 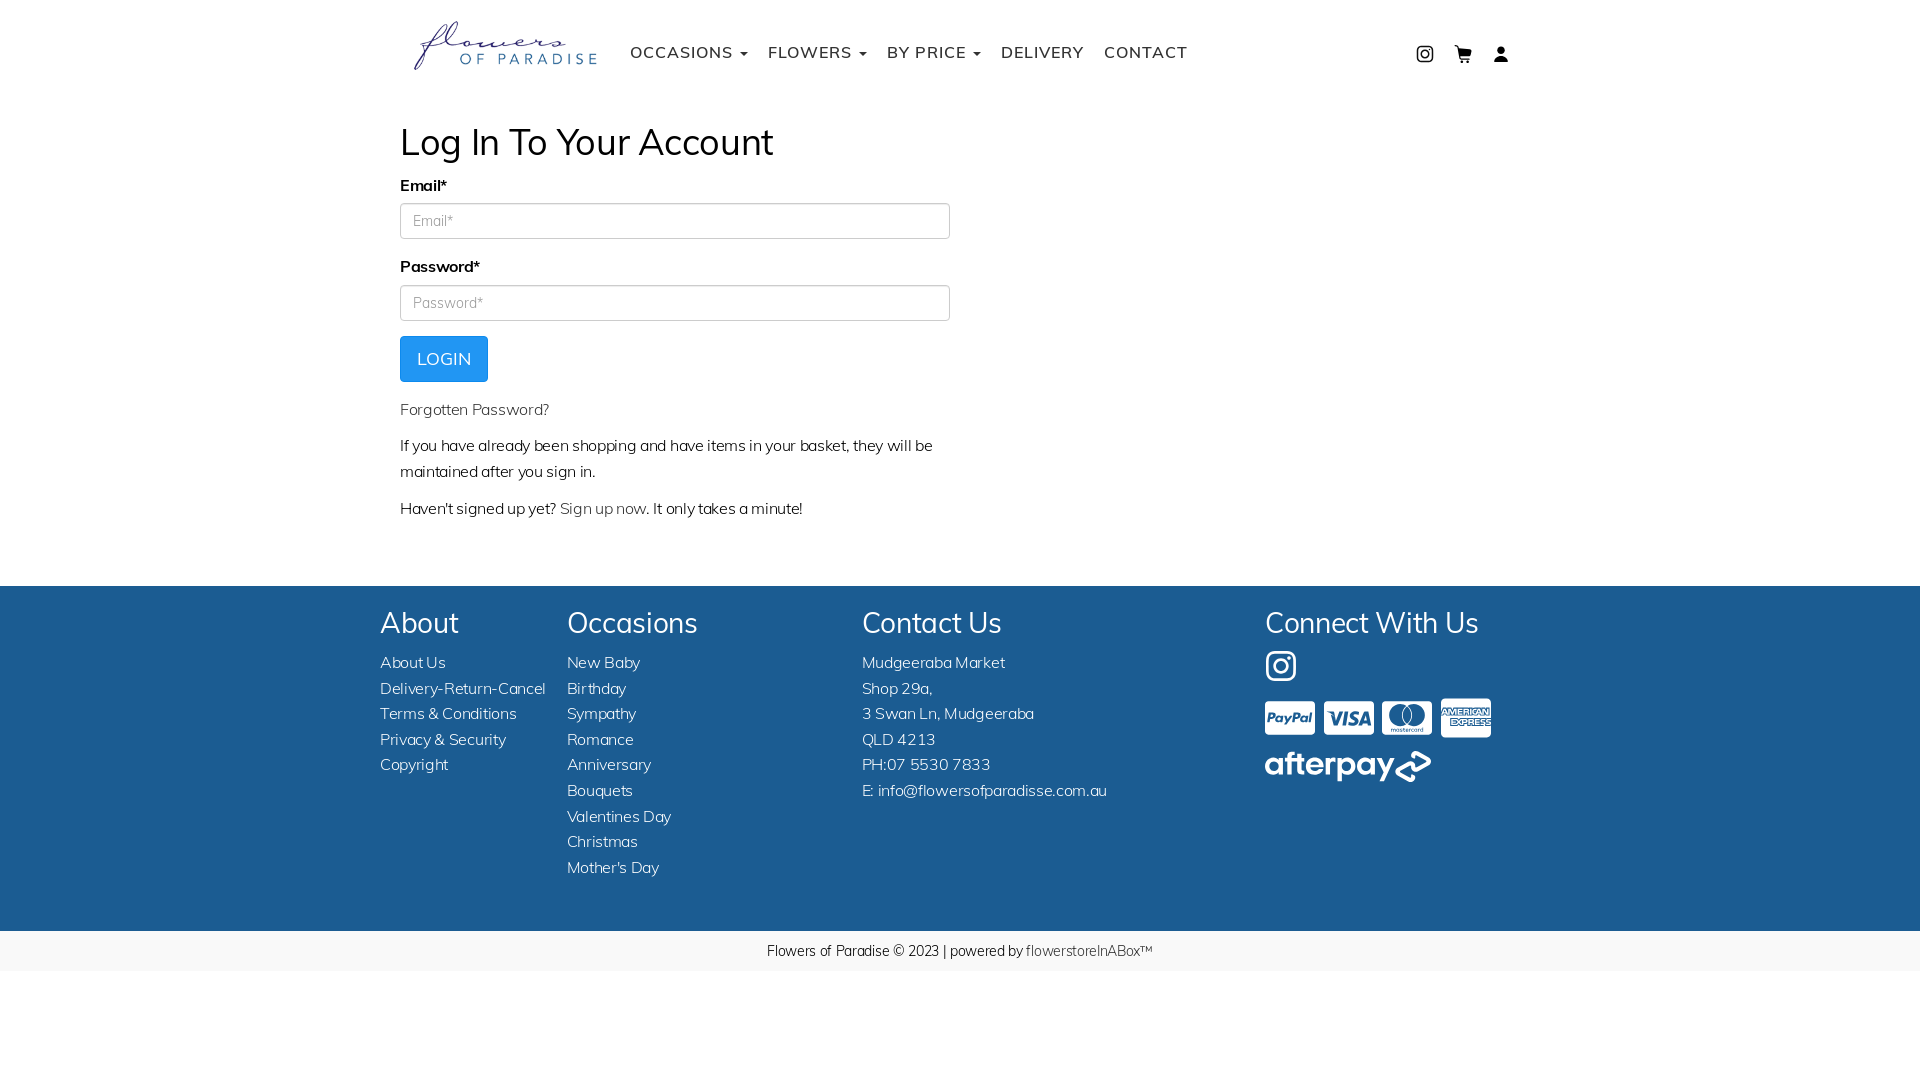 What do you see at coordinates (992, 789) in the screenshot?
I see `'info@flowersofparadisse.com.au'` at bounding box center [992, 789].